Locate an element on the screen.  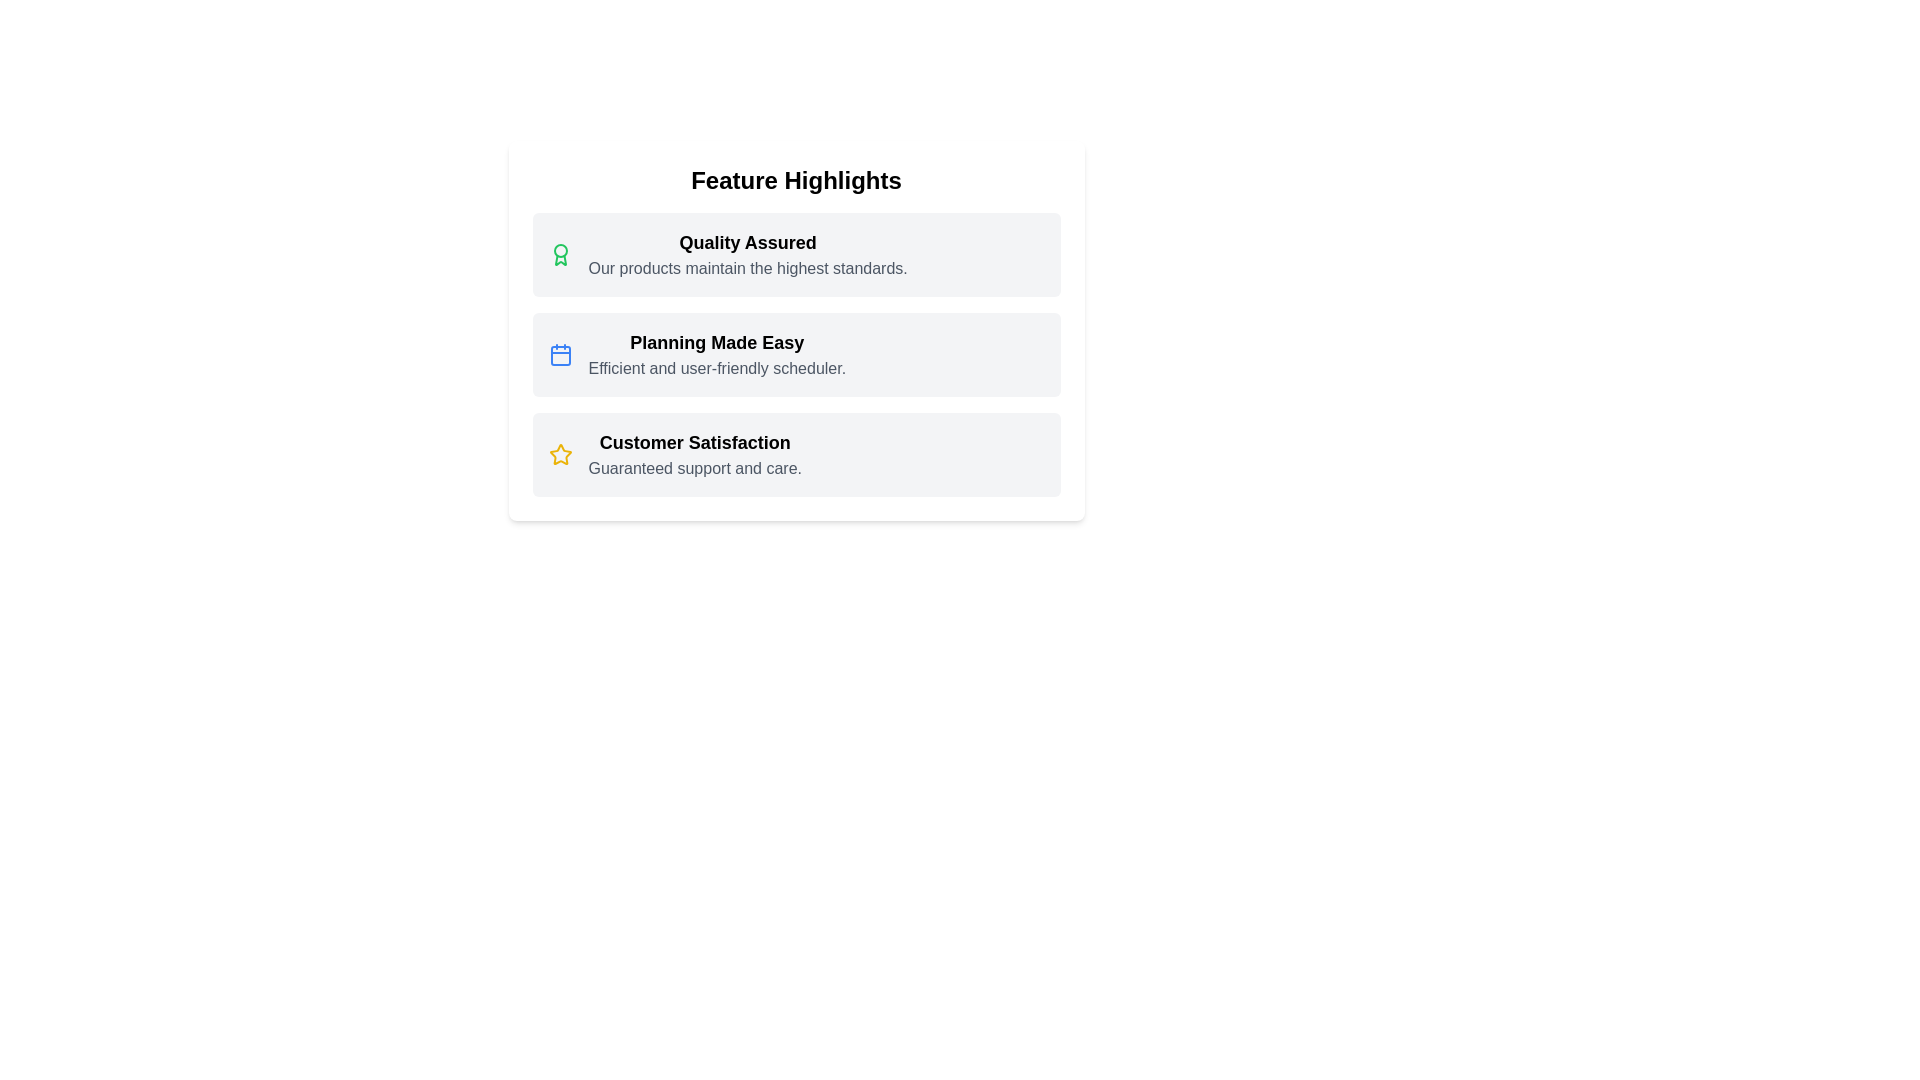
the 'Planning Made Easy' informational card, which is the second card in a vertical list of three feature cards, positioned between 'Quality Assured' and 'Customer Satisfaction' is located at coordinates (795, 330).